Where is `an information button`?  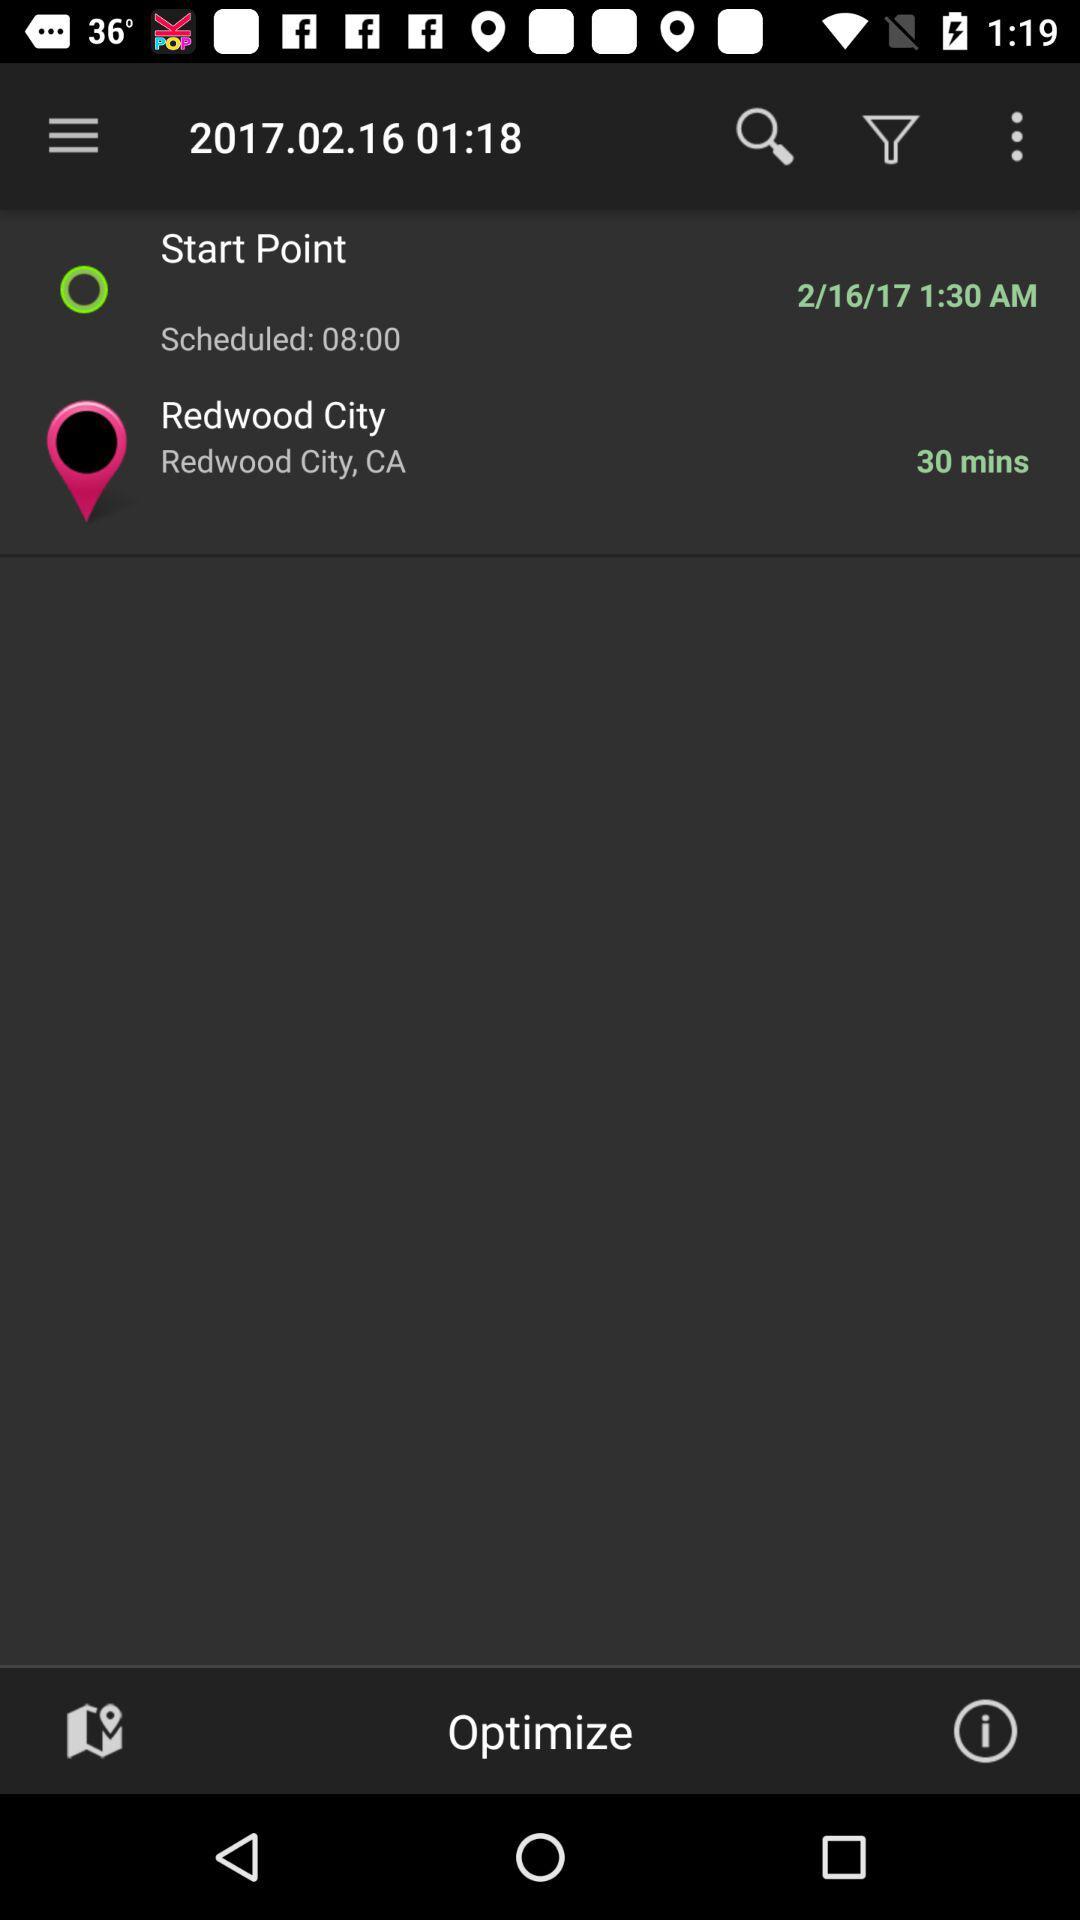 an information button is located at coordinates (984, 1730).